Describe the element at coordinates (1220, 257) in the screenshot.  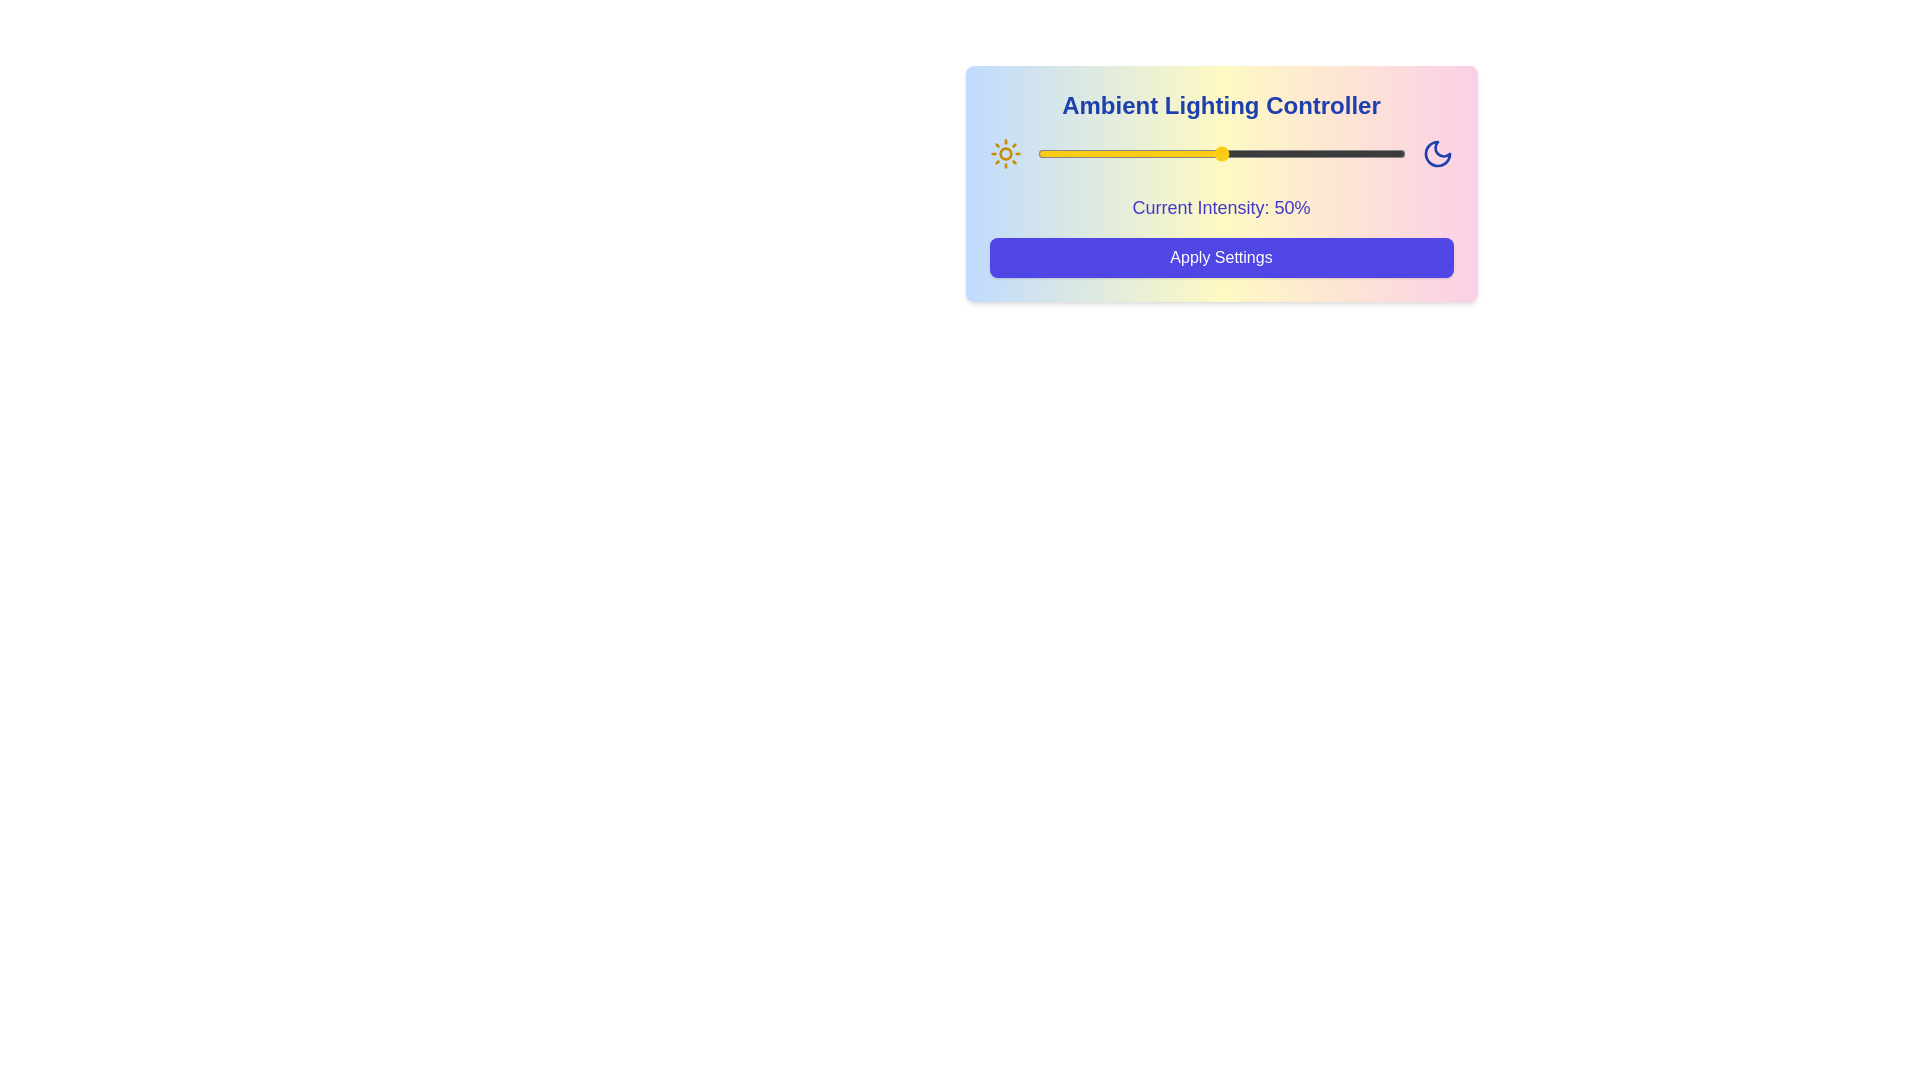
I see `the 'Apply Settings' button` at that location.